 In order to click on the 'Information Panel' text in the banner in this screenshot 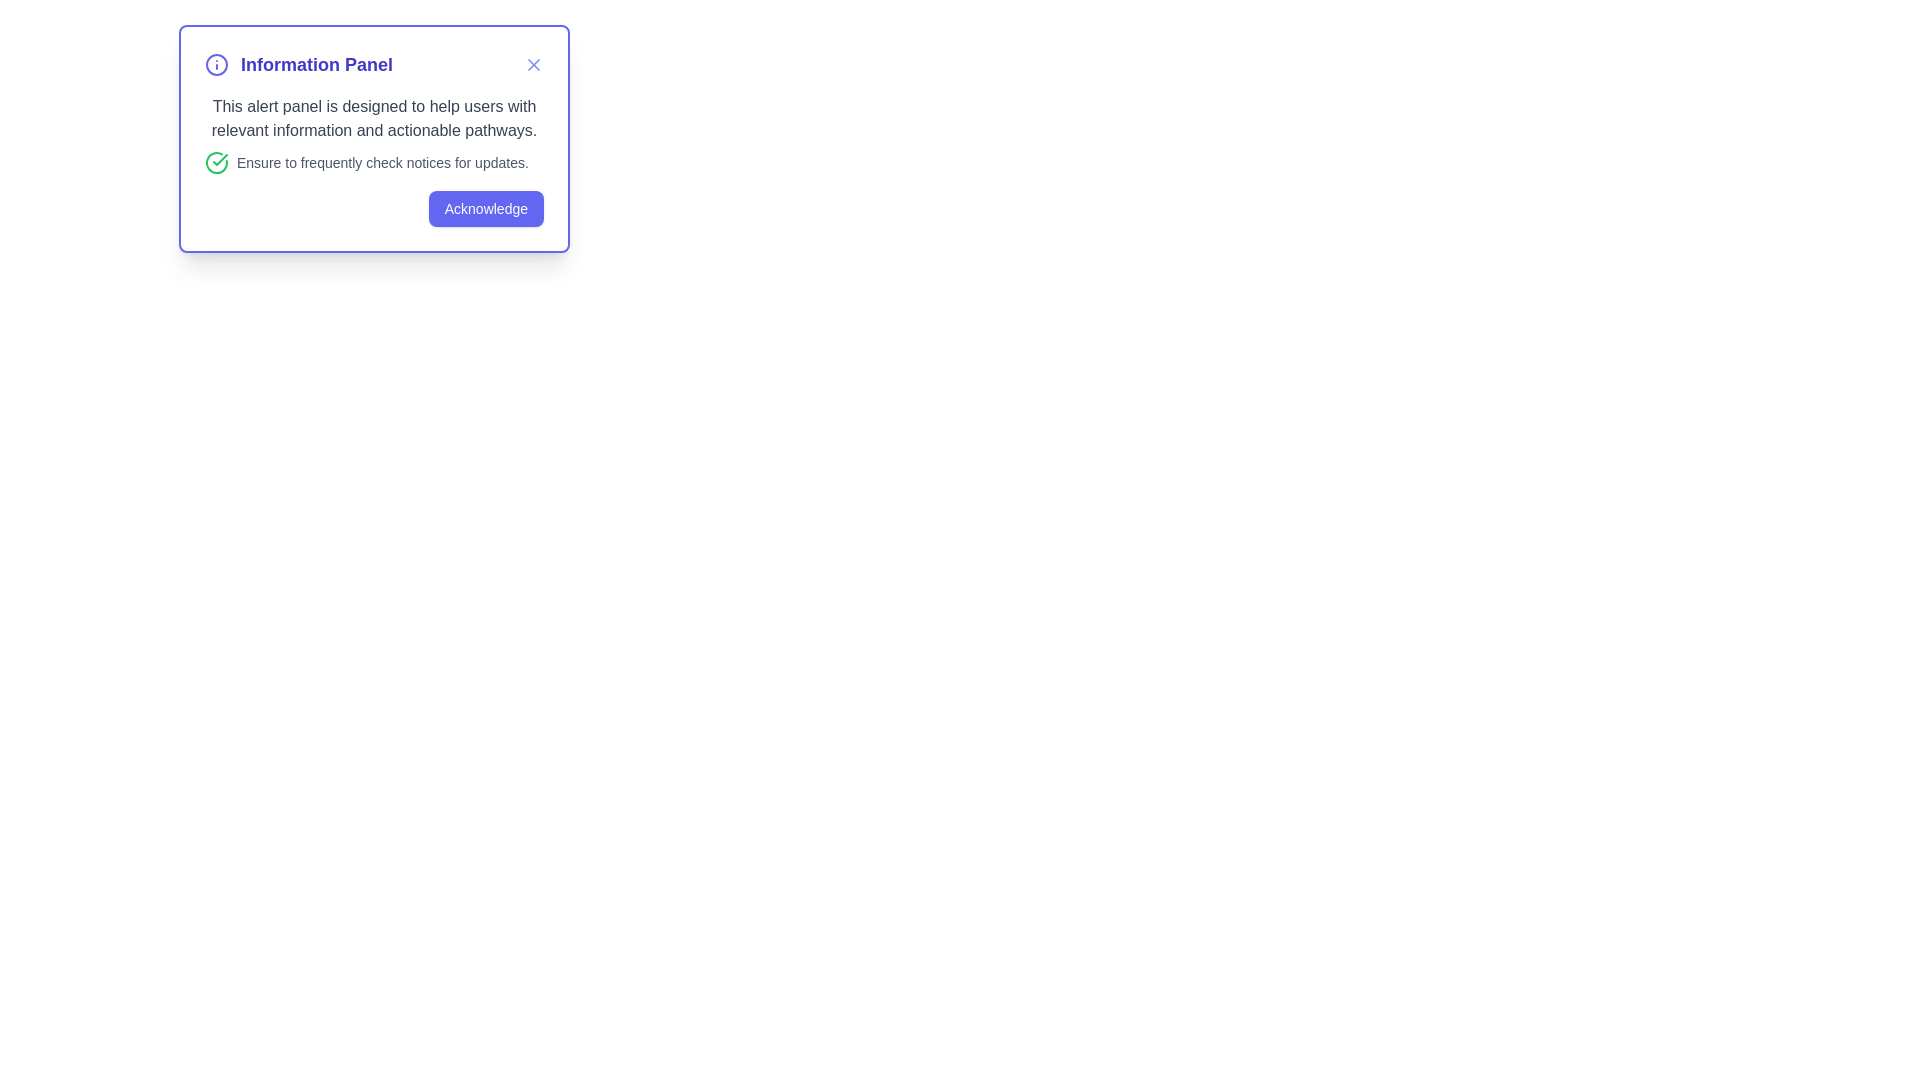, I will do `click(297, 64)`.